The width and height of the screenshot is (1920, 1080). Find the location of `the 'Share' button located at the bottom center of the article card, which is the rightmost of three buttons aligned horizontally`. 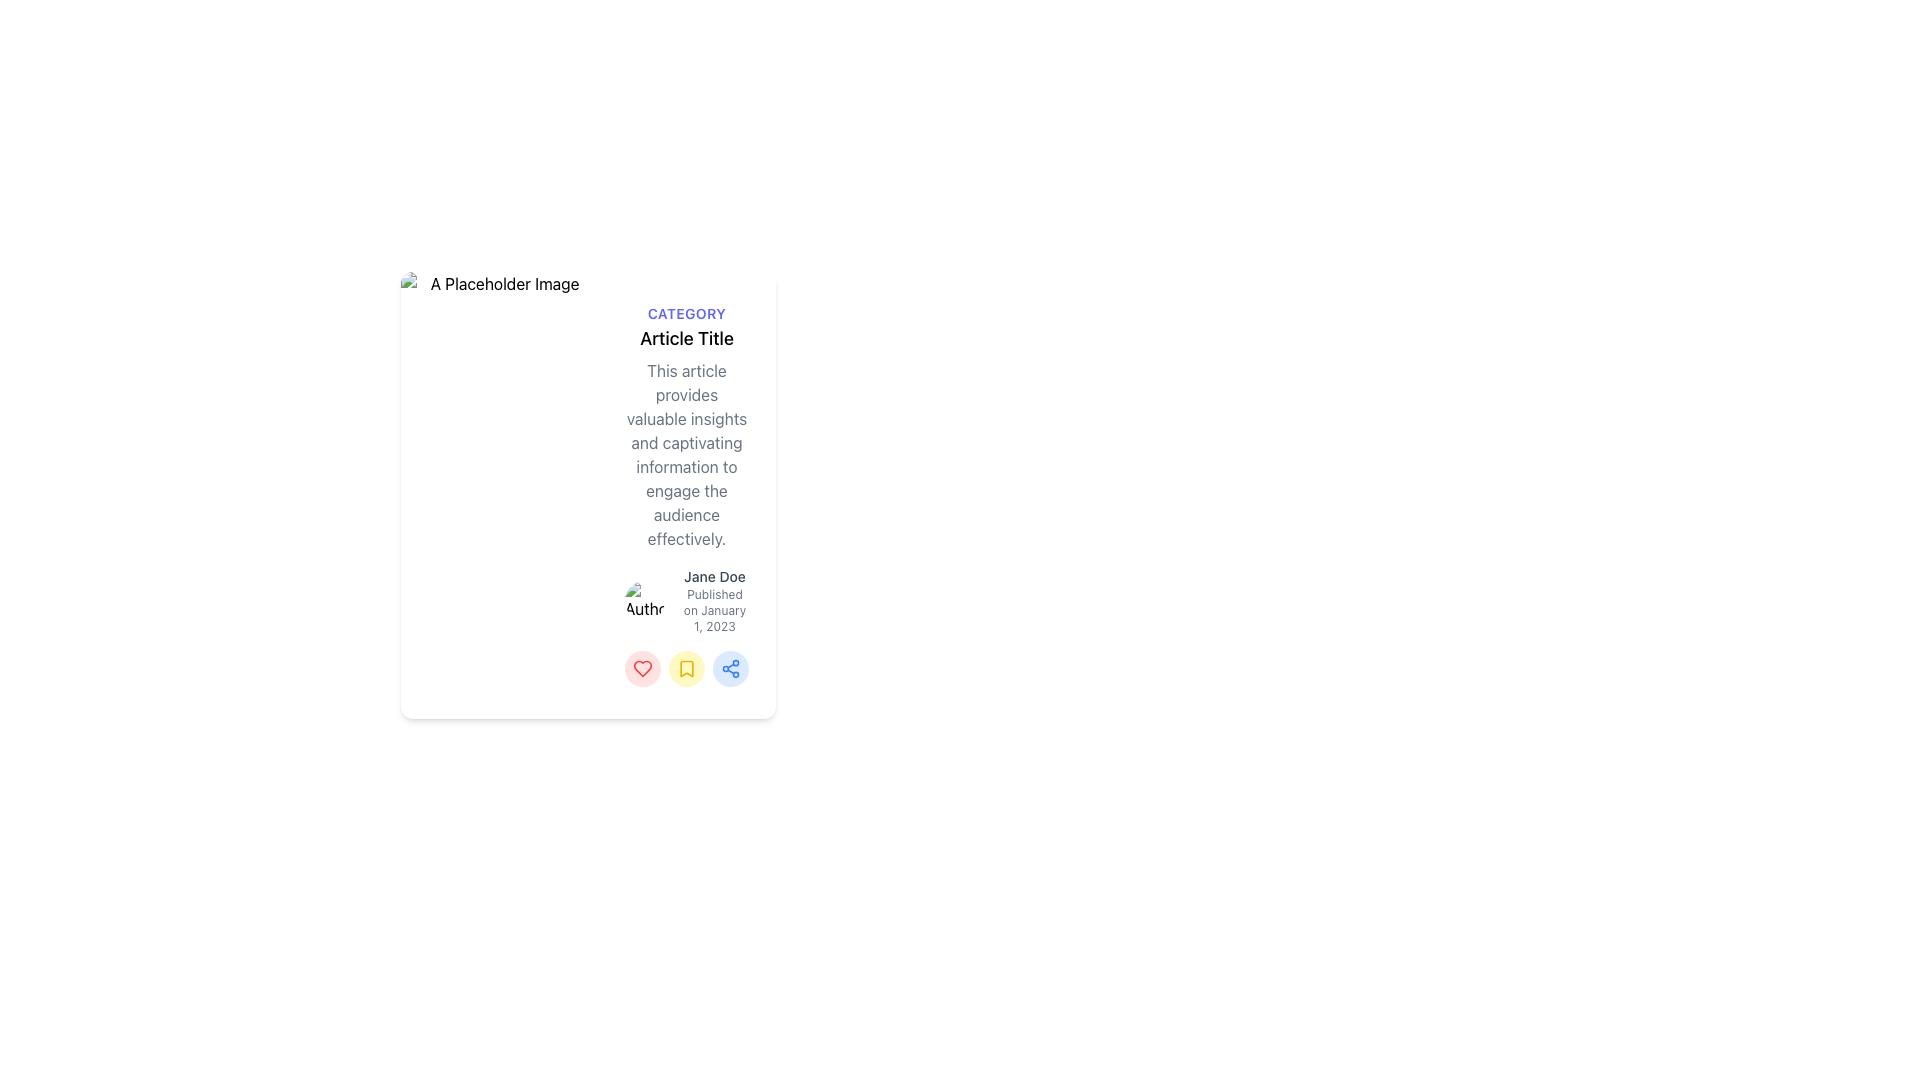

the 'Share' button located at the bottom center of the article card, which is the rightmost of three buttons aligned horizontally is located at coordinates (729, 667).